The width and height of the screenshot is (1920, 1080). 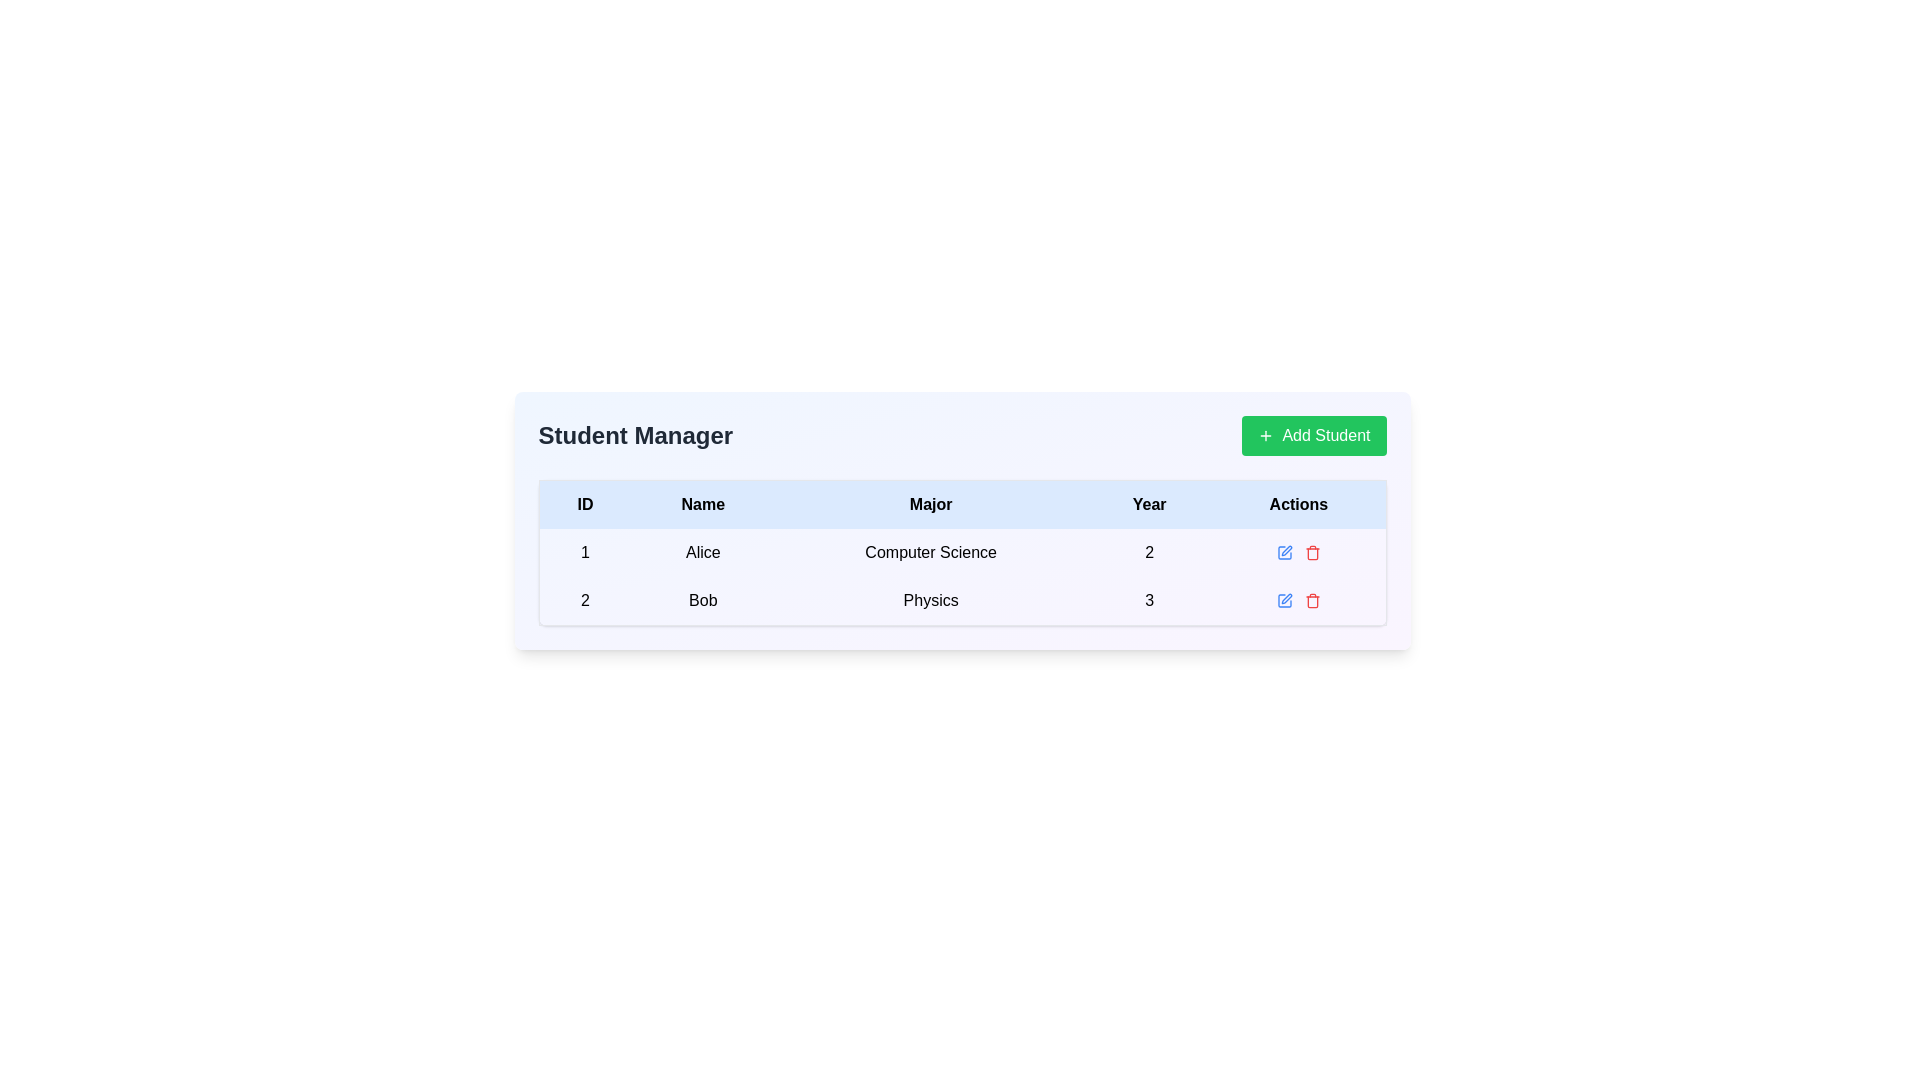 What do you see at coordinates (1312, 600) in the screenshot?
I see `the trash can icon in the 'Actions' column of the second row in the 'Student Manager' table to change its color` at bounding box center [1312, 600].